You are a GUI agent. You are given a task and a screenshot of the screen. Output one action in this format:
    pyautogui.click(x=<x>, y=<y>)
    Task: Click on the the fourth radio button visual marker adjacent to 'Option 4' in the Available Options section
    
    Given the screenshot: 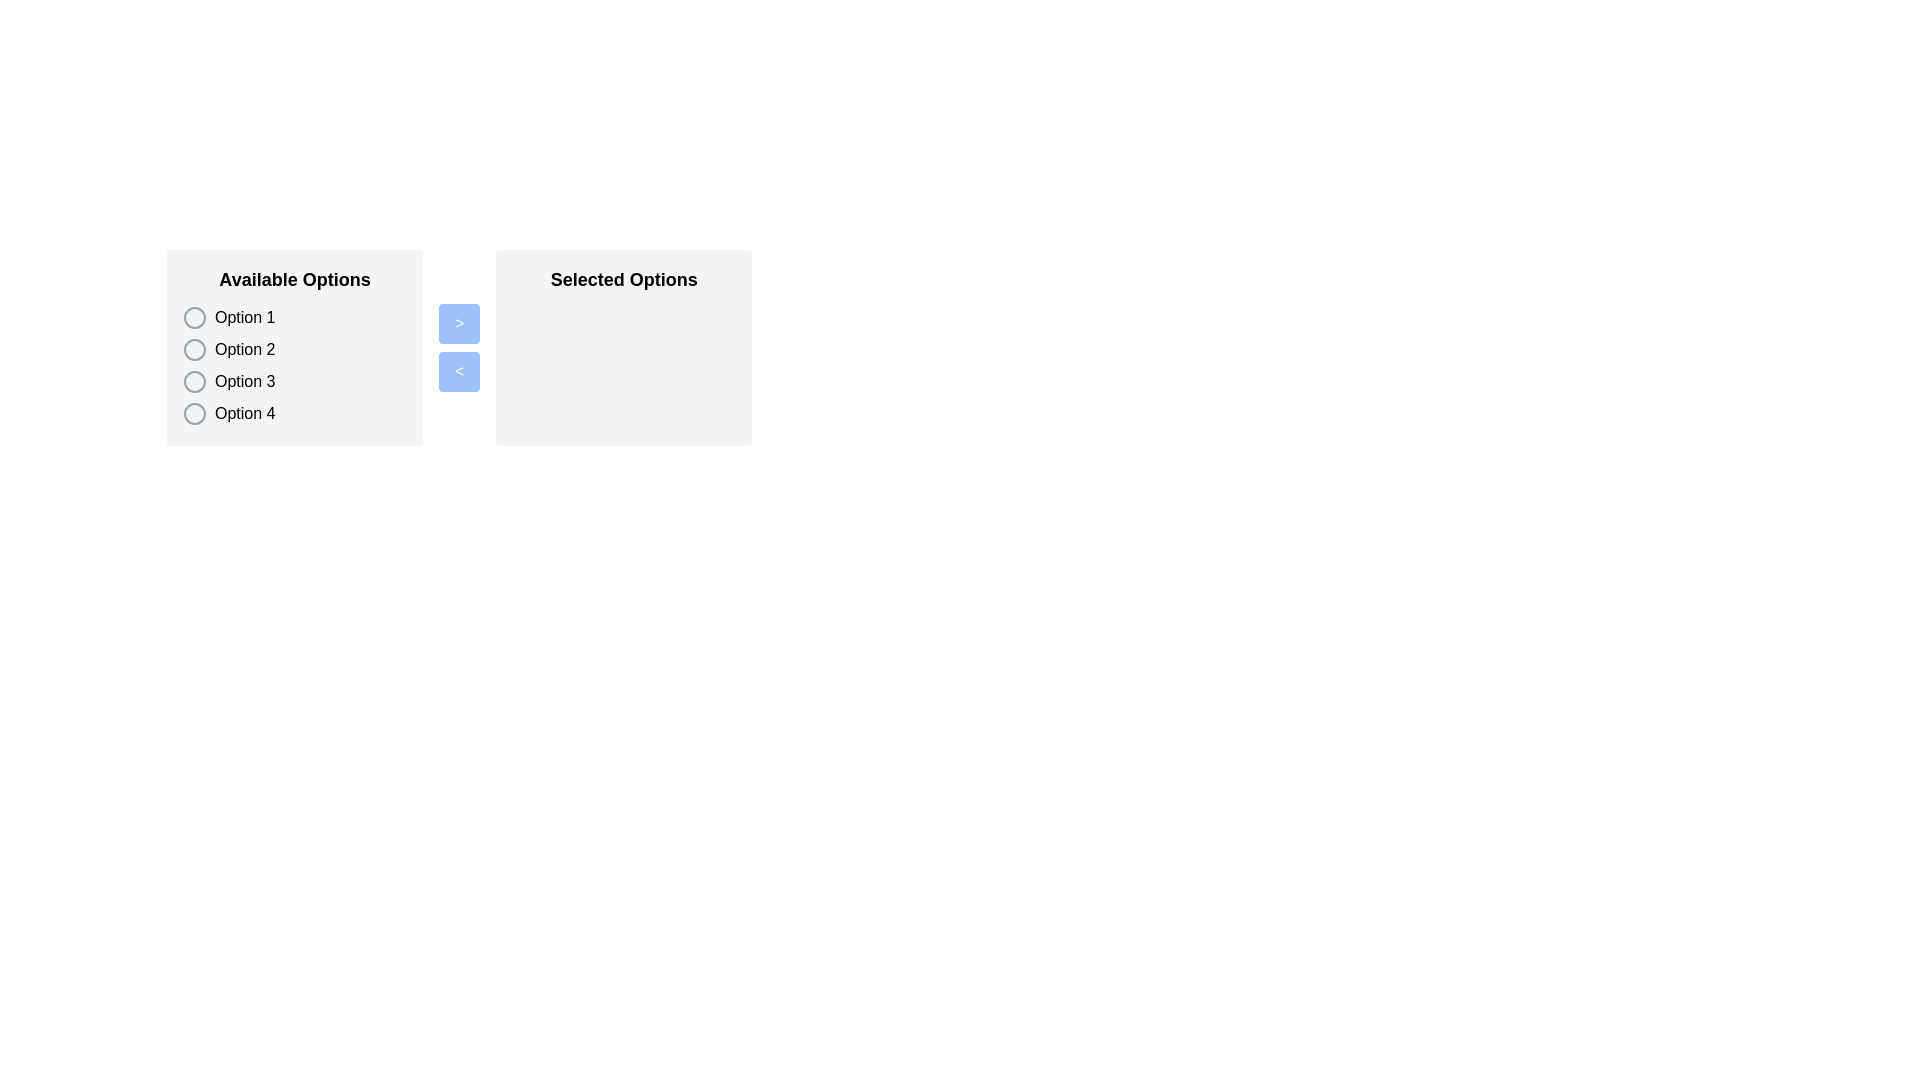 What is the action you would take?
    pyautogui.click(x=195, y=412)
    